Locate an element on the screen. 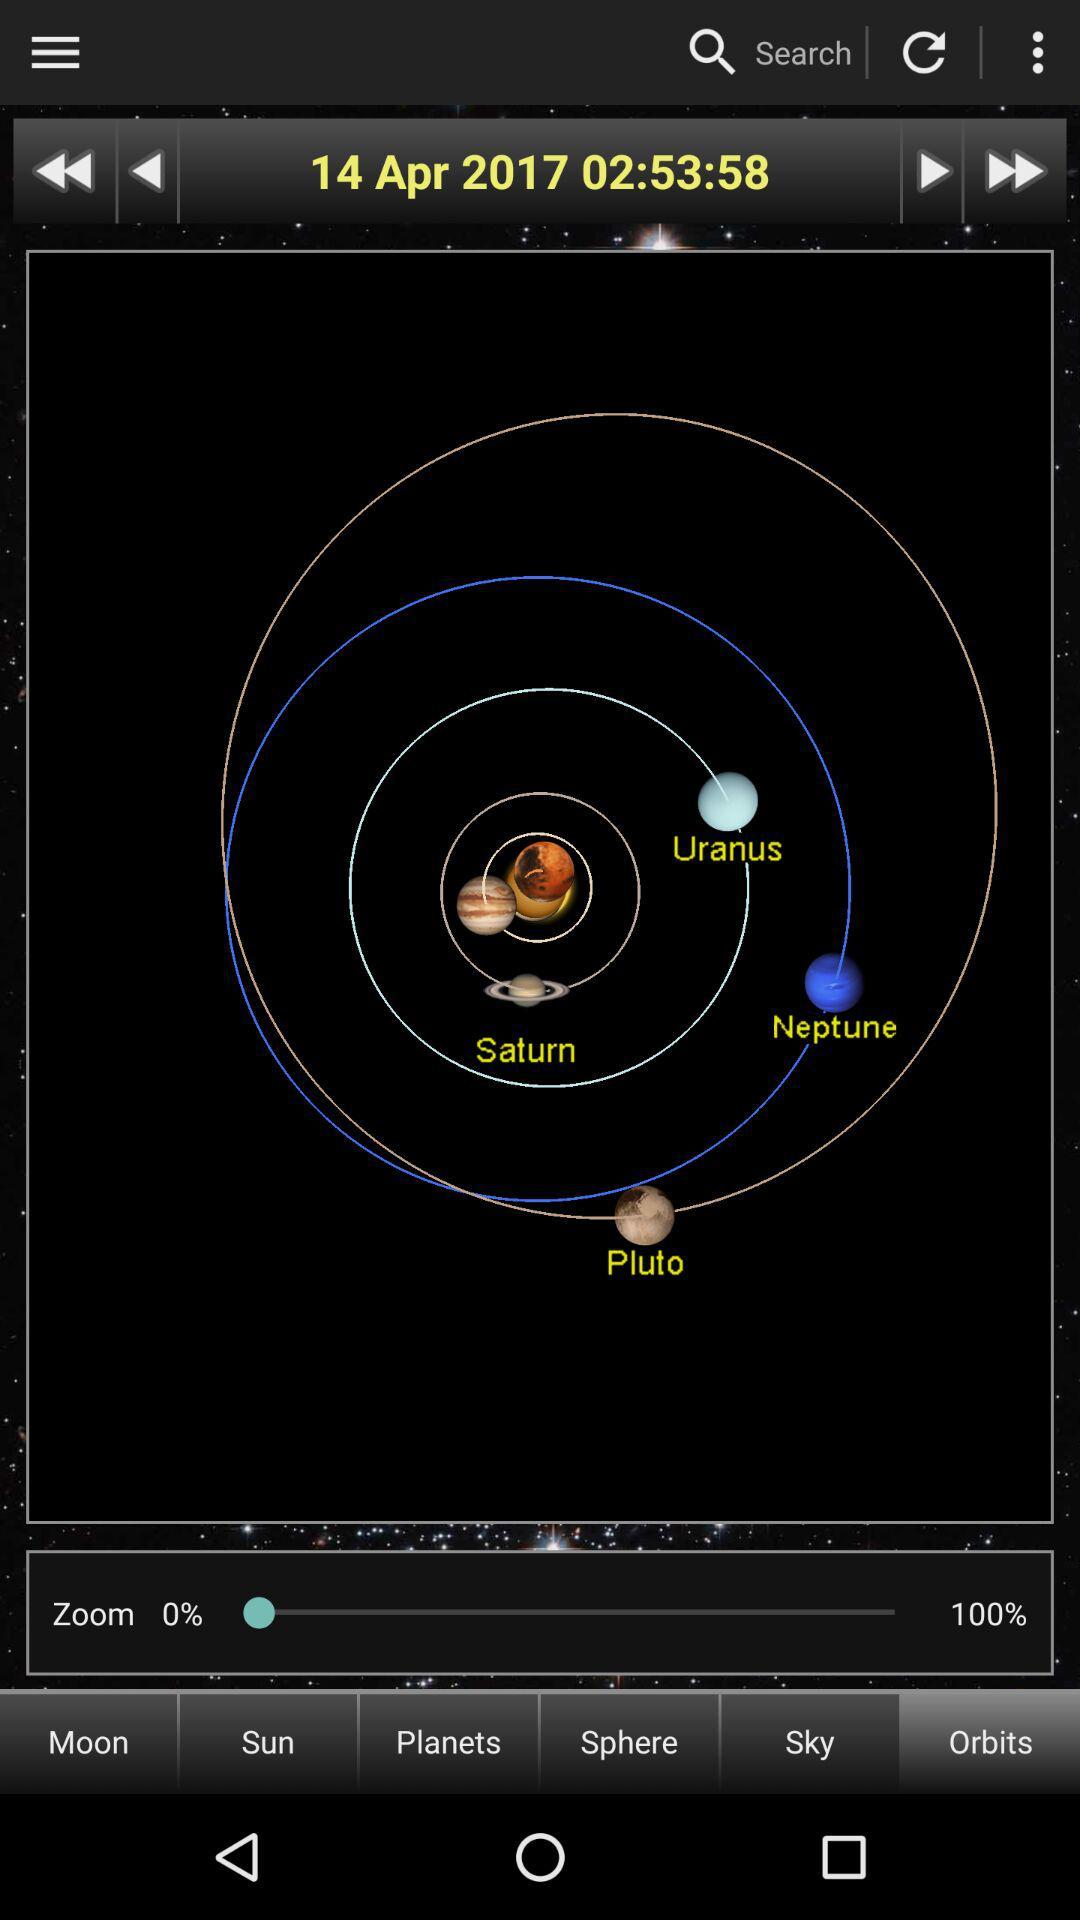  the play icon is located at coordinates (932, 171).